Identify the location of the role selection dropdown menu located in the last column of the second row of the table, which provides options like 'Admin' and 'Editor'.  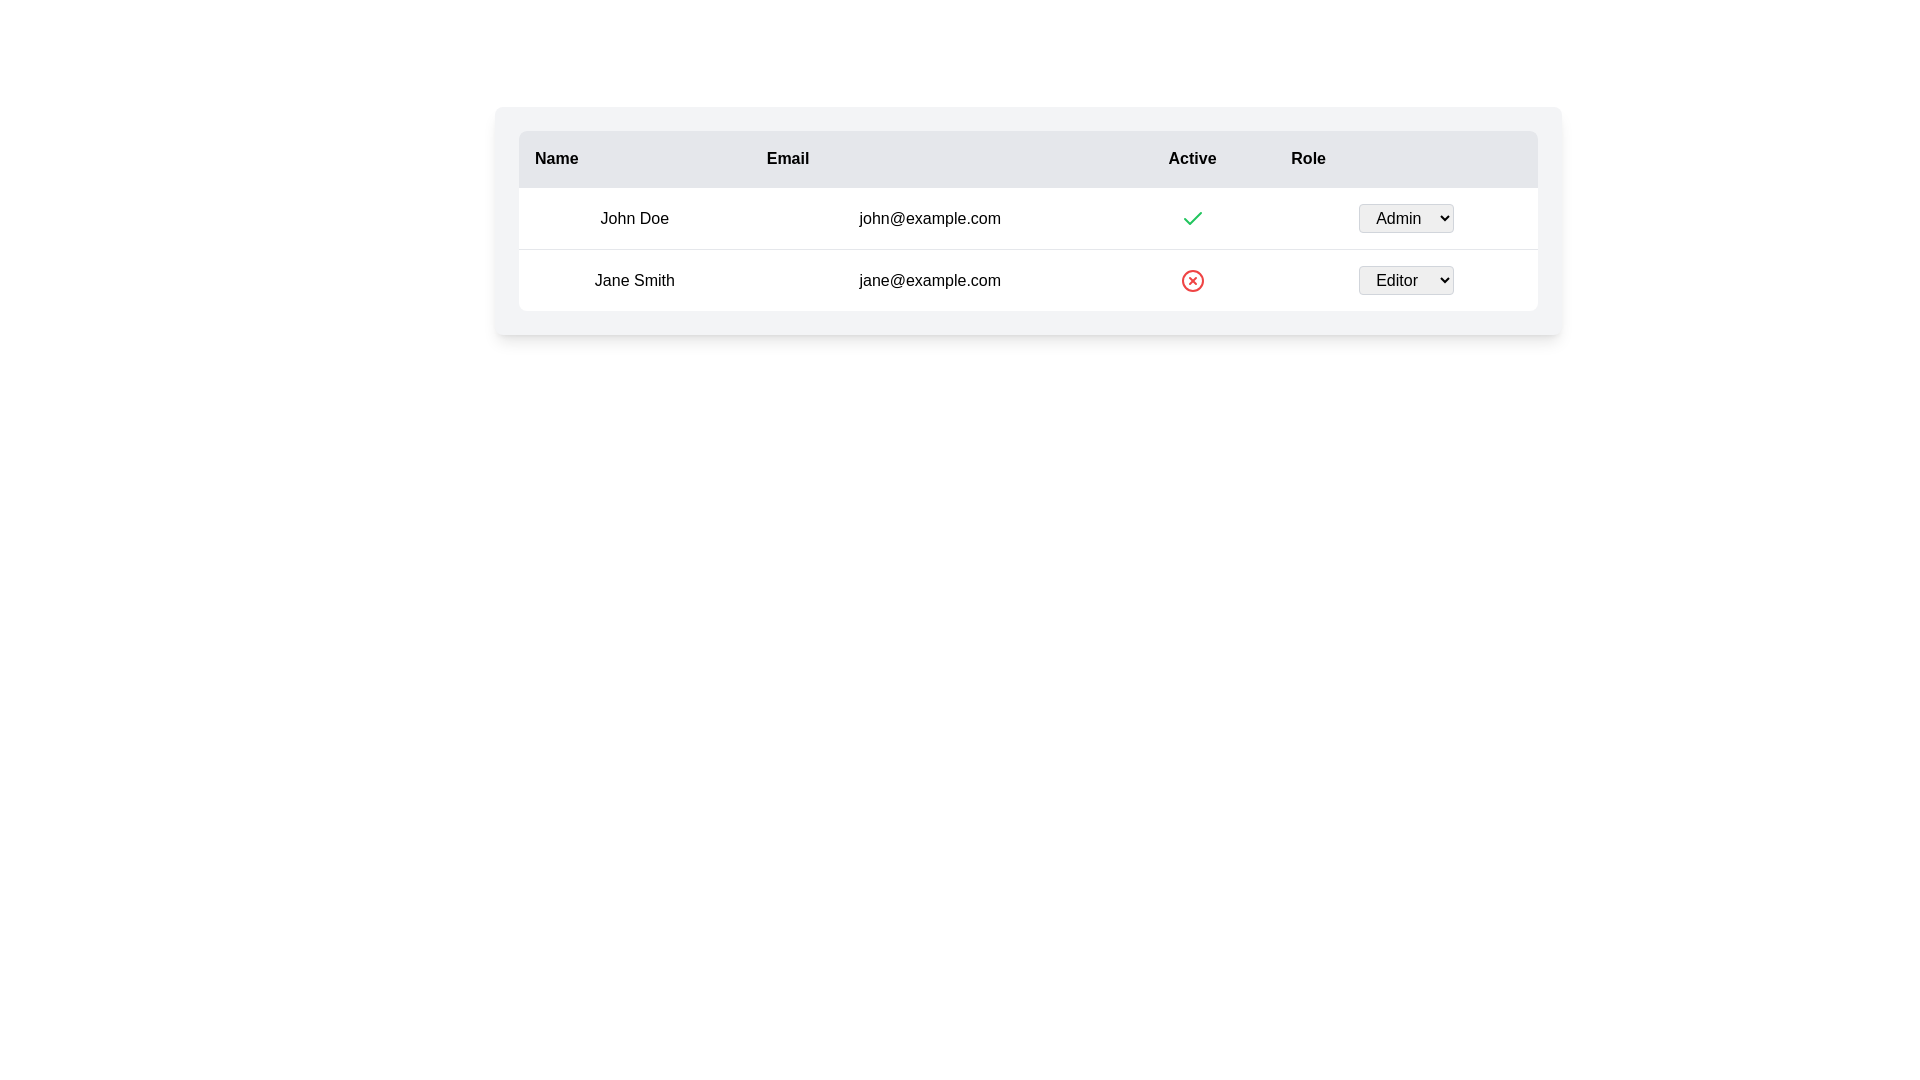
(1405, 280).